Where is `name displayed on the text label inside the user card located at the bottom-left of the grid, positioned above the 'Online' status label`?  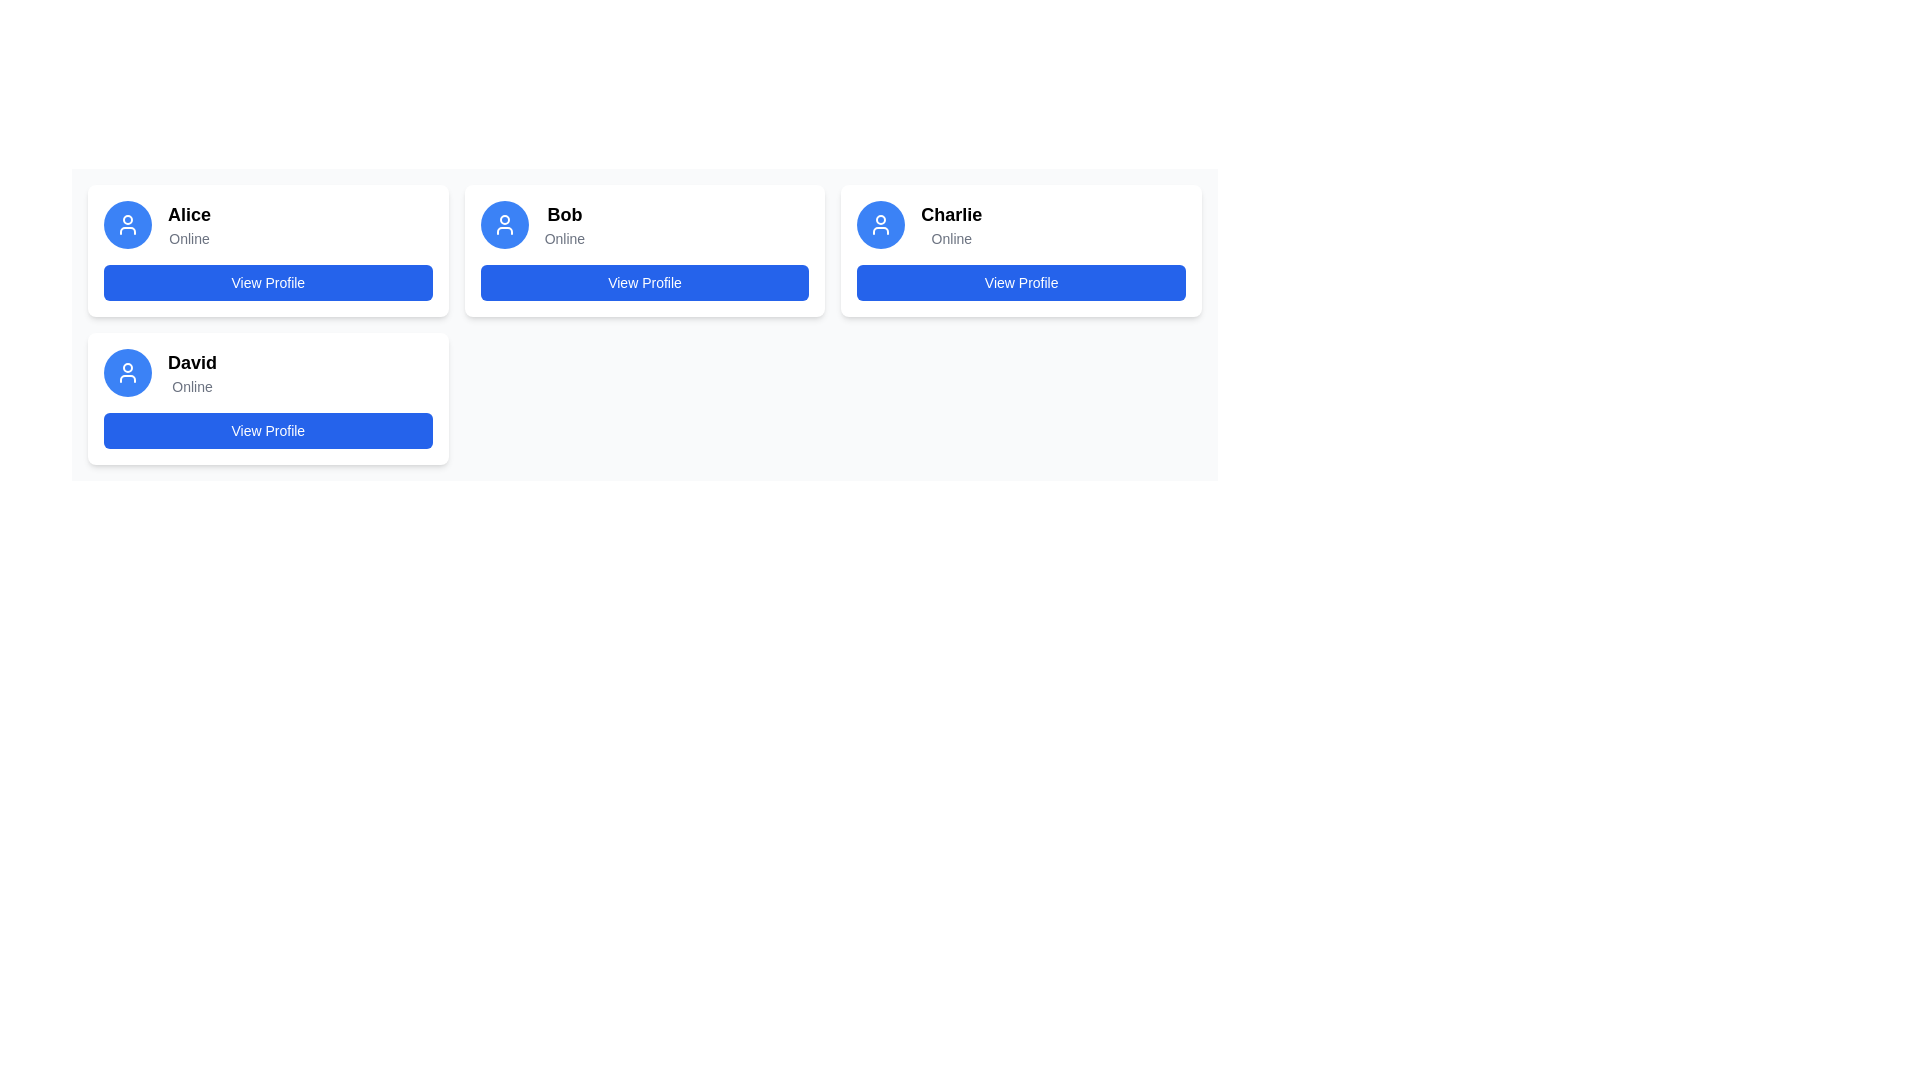
name displayed on the text label inside the user card located at the bottom-left of the grid, positioned above the 'Online' status label is located at coordinates (192, 362).